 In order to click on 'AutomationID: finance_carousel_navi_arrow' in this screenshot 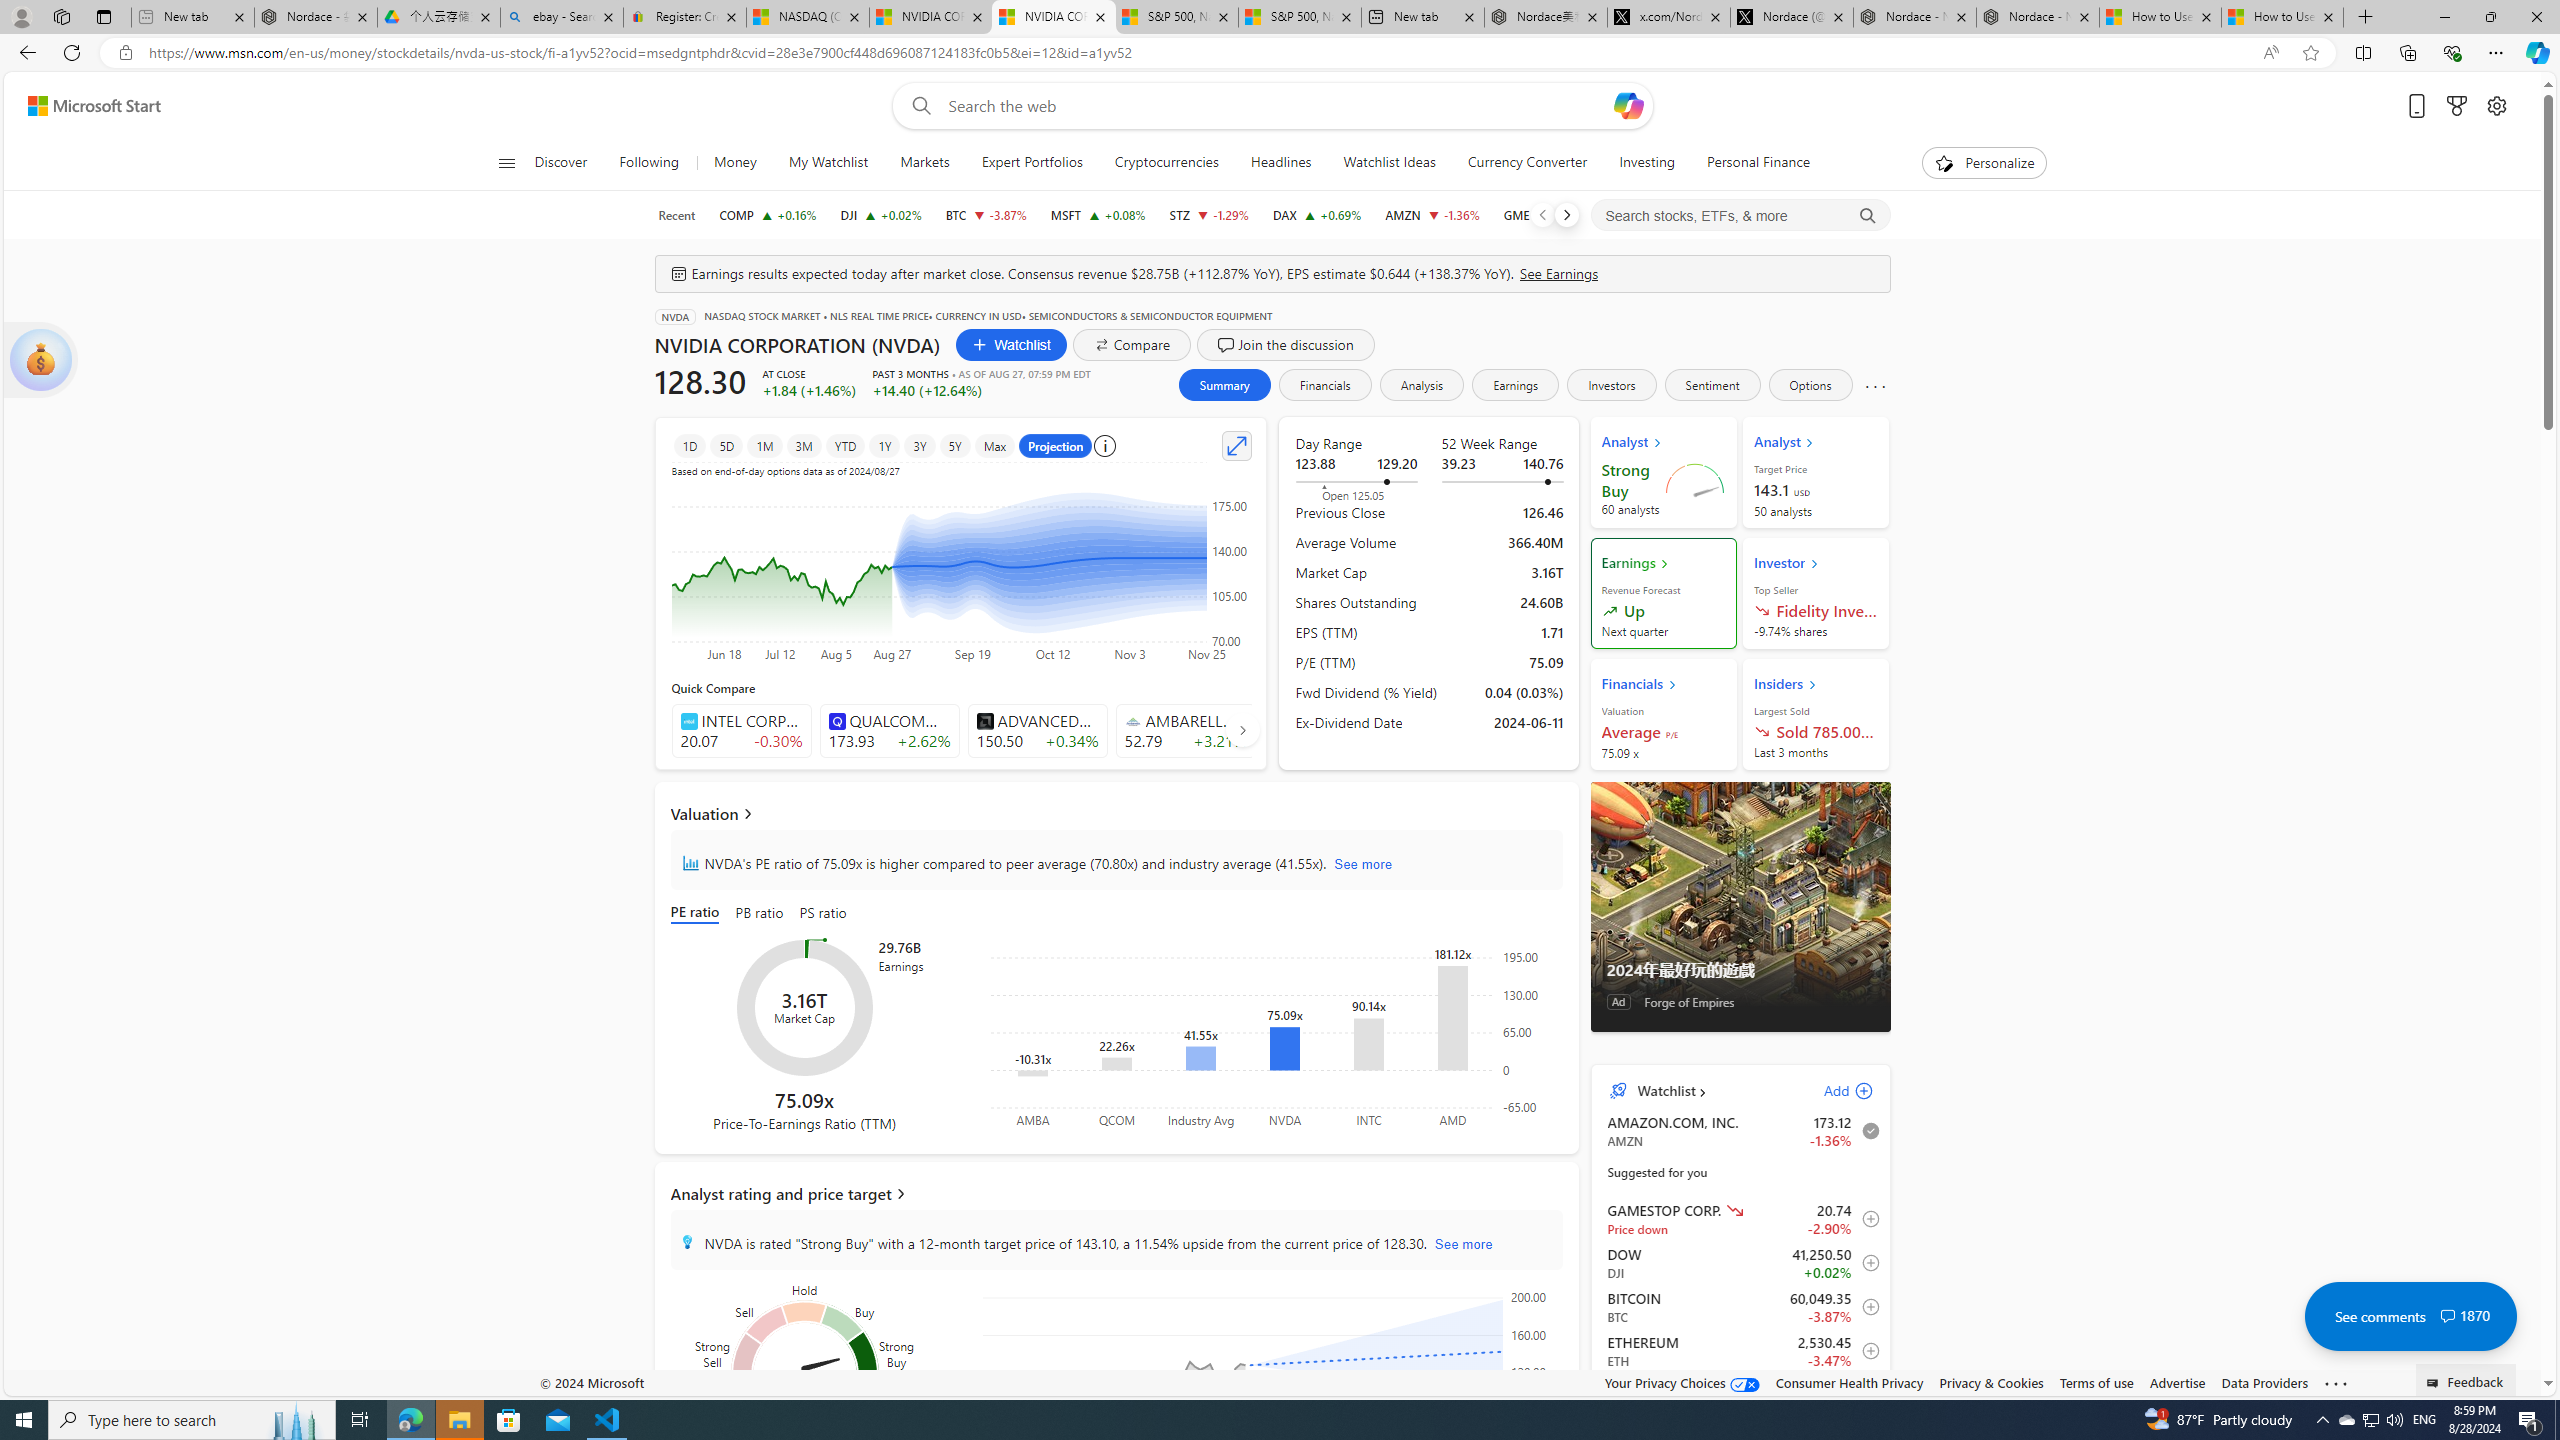, I will do `click(1242, 728)`.